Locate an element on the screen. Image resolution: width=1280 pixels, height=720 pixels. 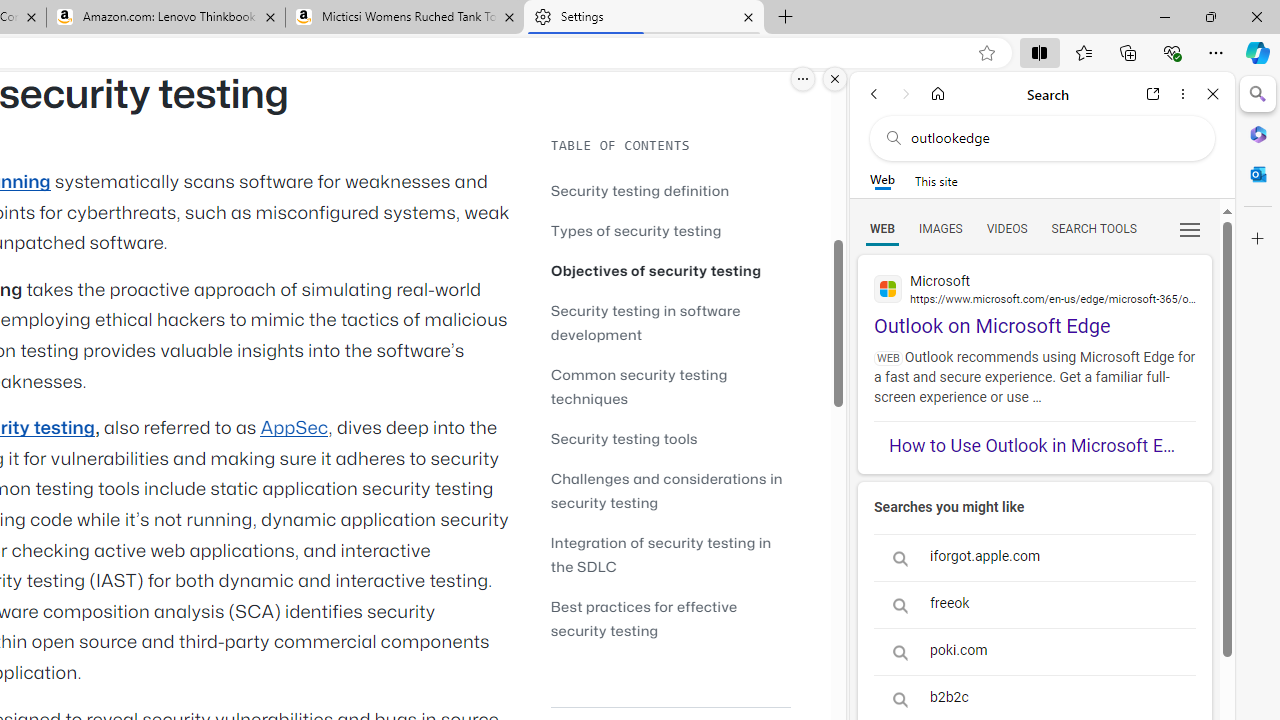
'Security testing definition' is located at coordinates (670, 190).